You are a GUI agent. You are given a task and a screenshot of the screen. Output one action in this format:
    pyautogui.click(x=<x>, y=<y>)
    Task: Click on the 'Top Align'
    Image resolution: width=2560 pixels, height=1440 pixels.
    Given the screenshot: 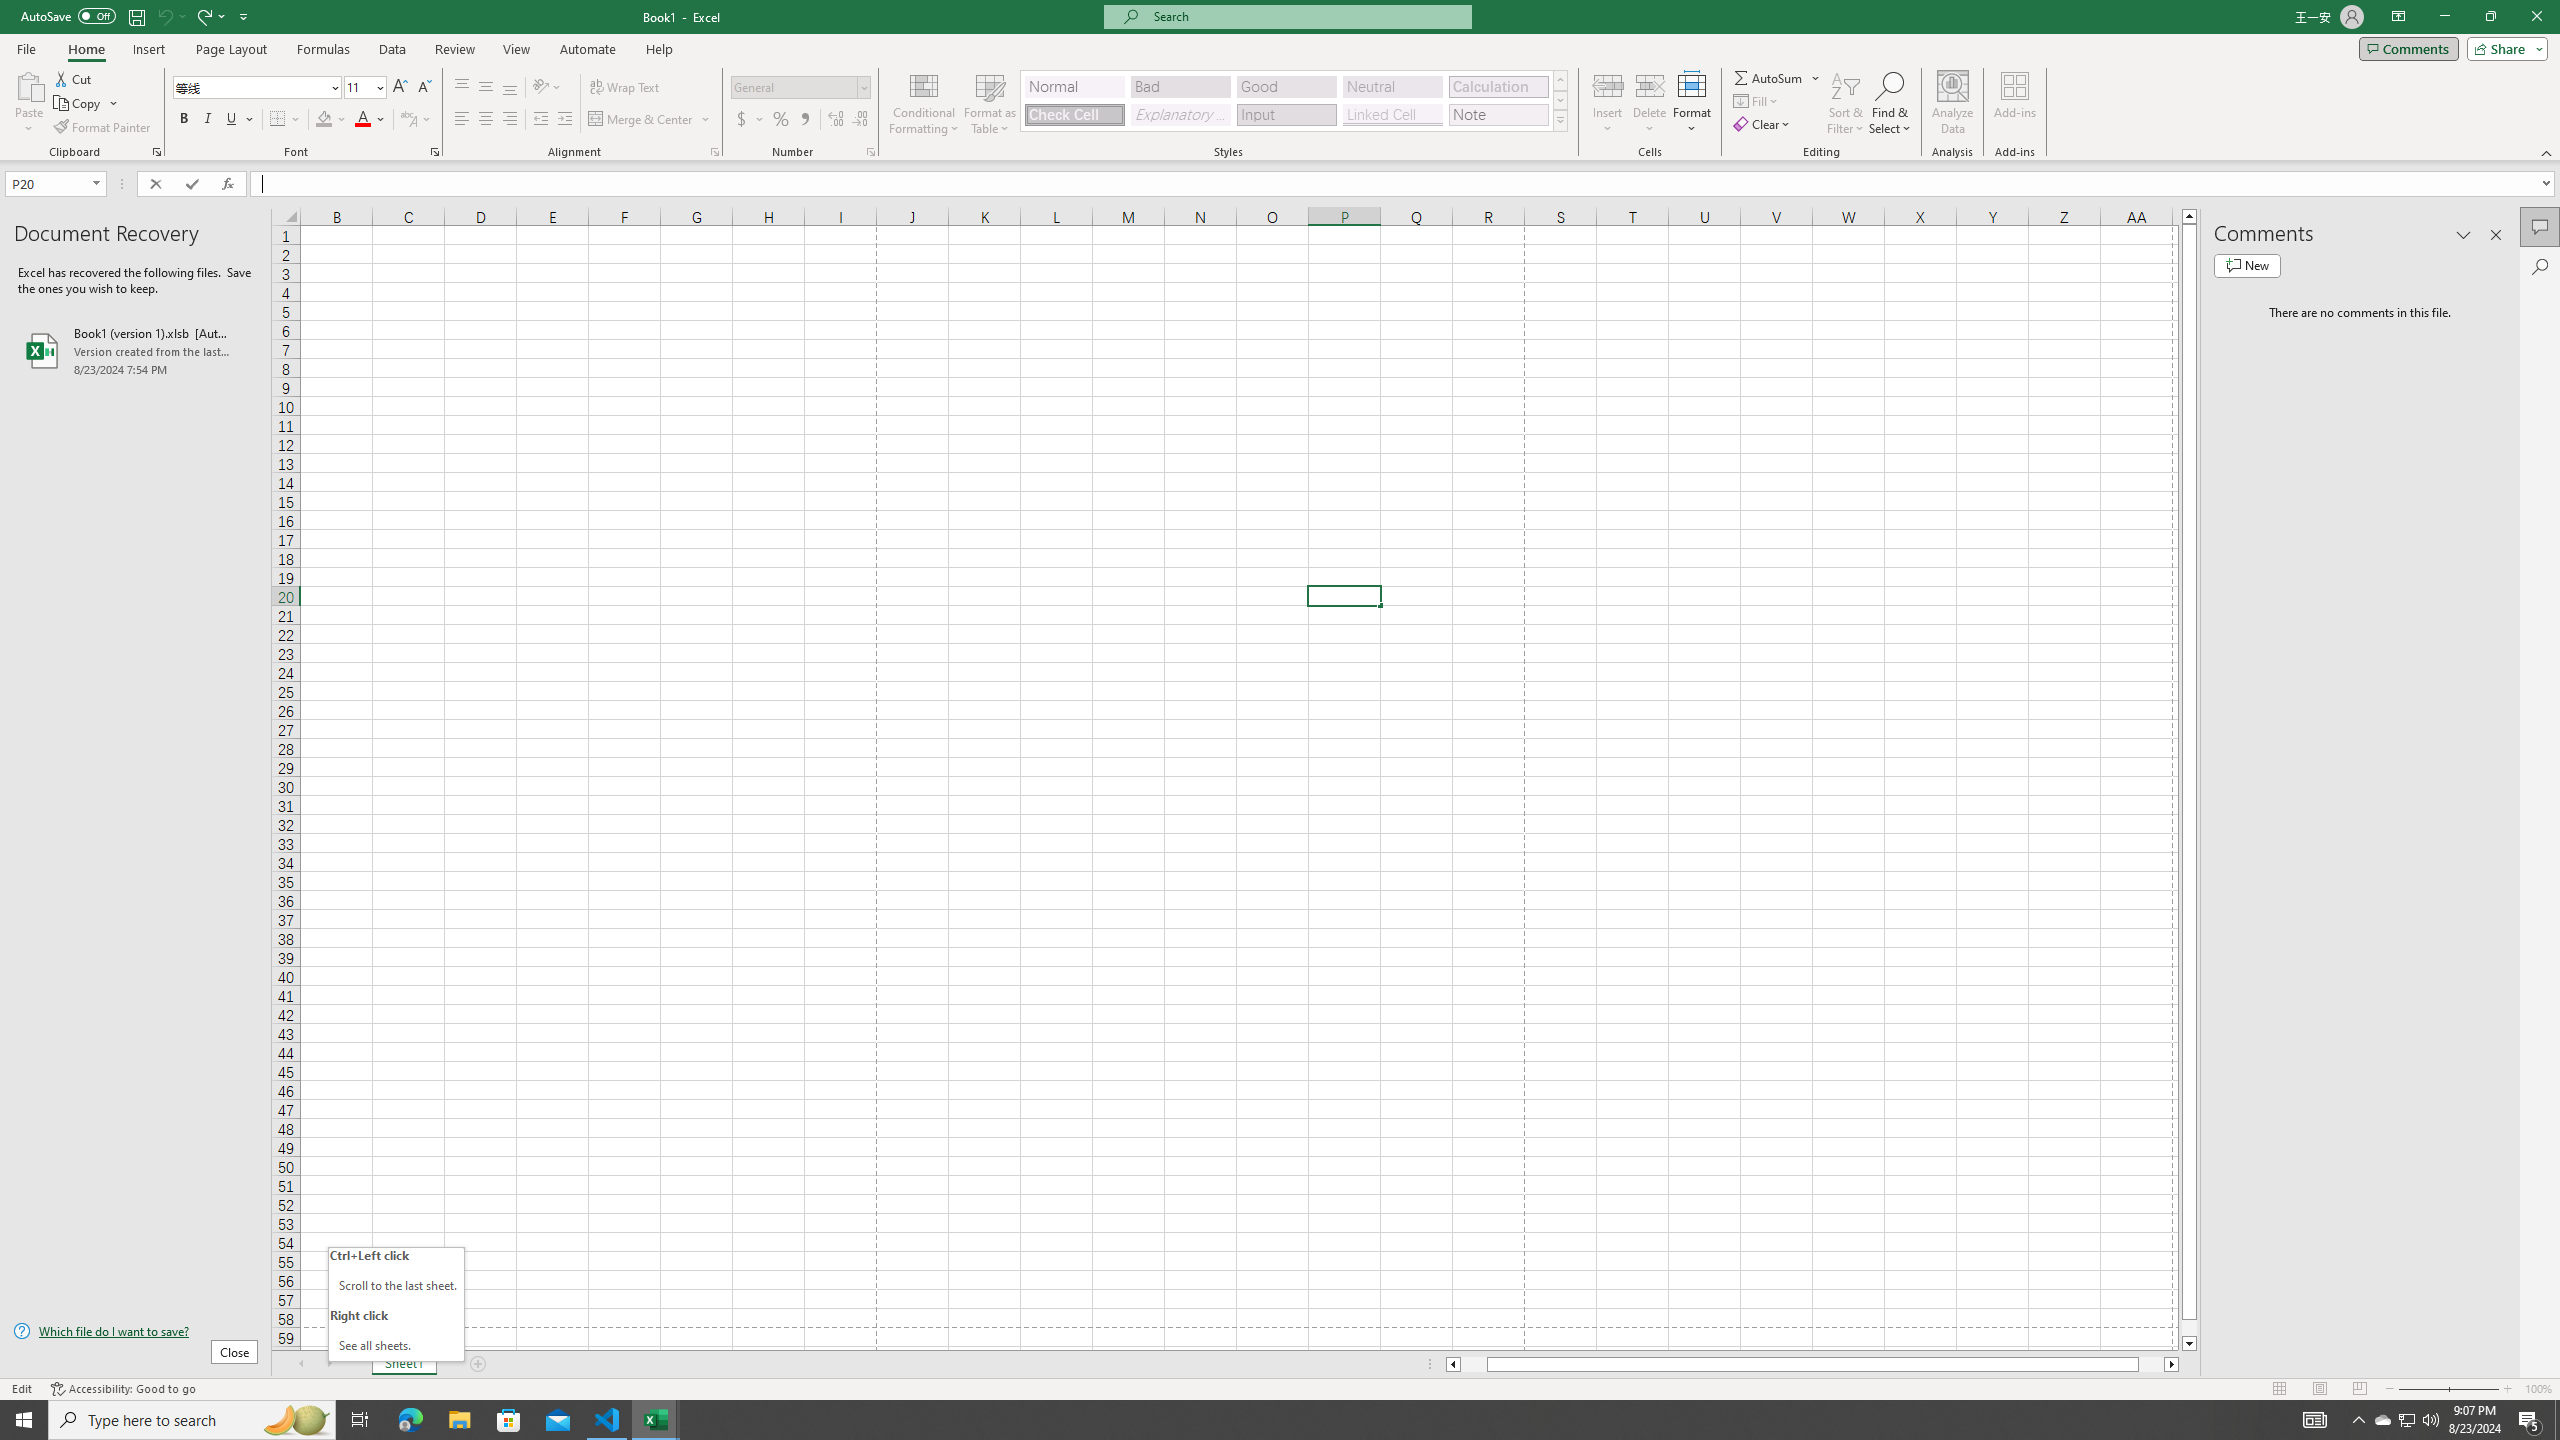 What is the action you would take?
    pyautogui.click(x=461, y=87)
    